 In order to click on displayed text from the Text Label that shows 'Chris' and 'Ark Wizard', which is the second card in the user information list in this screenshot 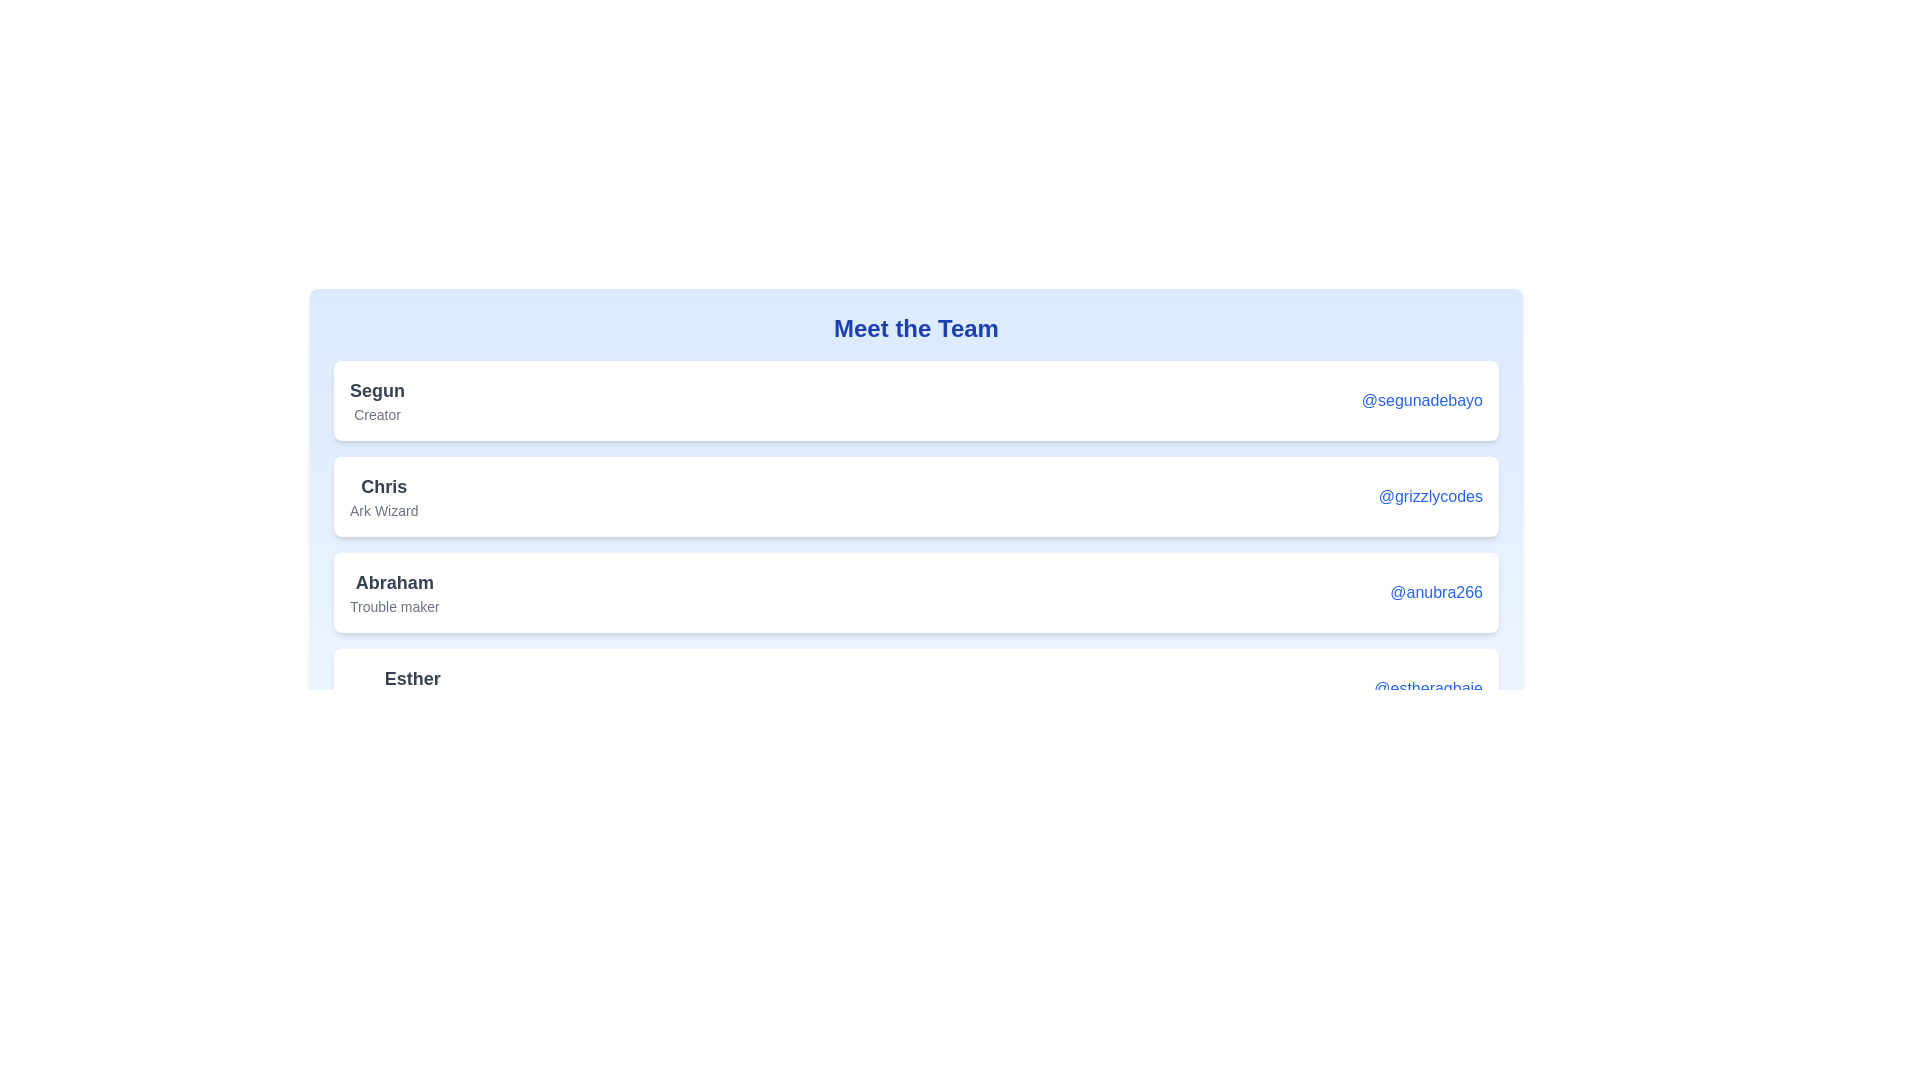, I will do `click(384, 496)`.